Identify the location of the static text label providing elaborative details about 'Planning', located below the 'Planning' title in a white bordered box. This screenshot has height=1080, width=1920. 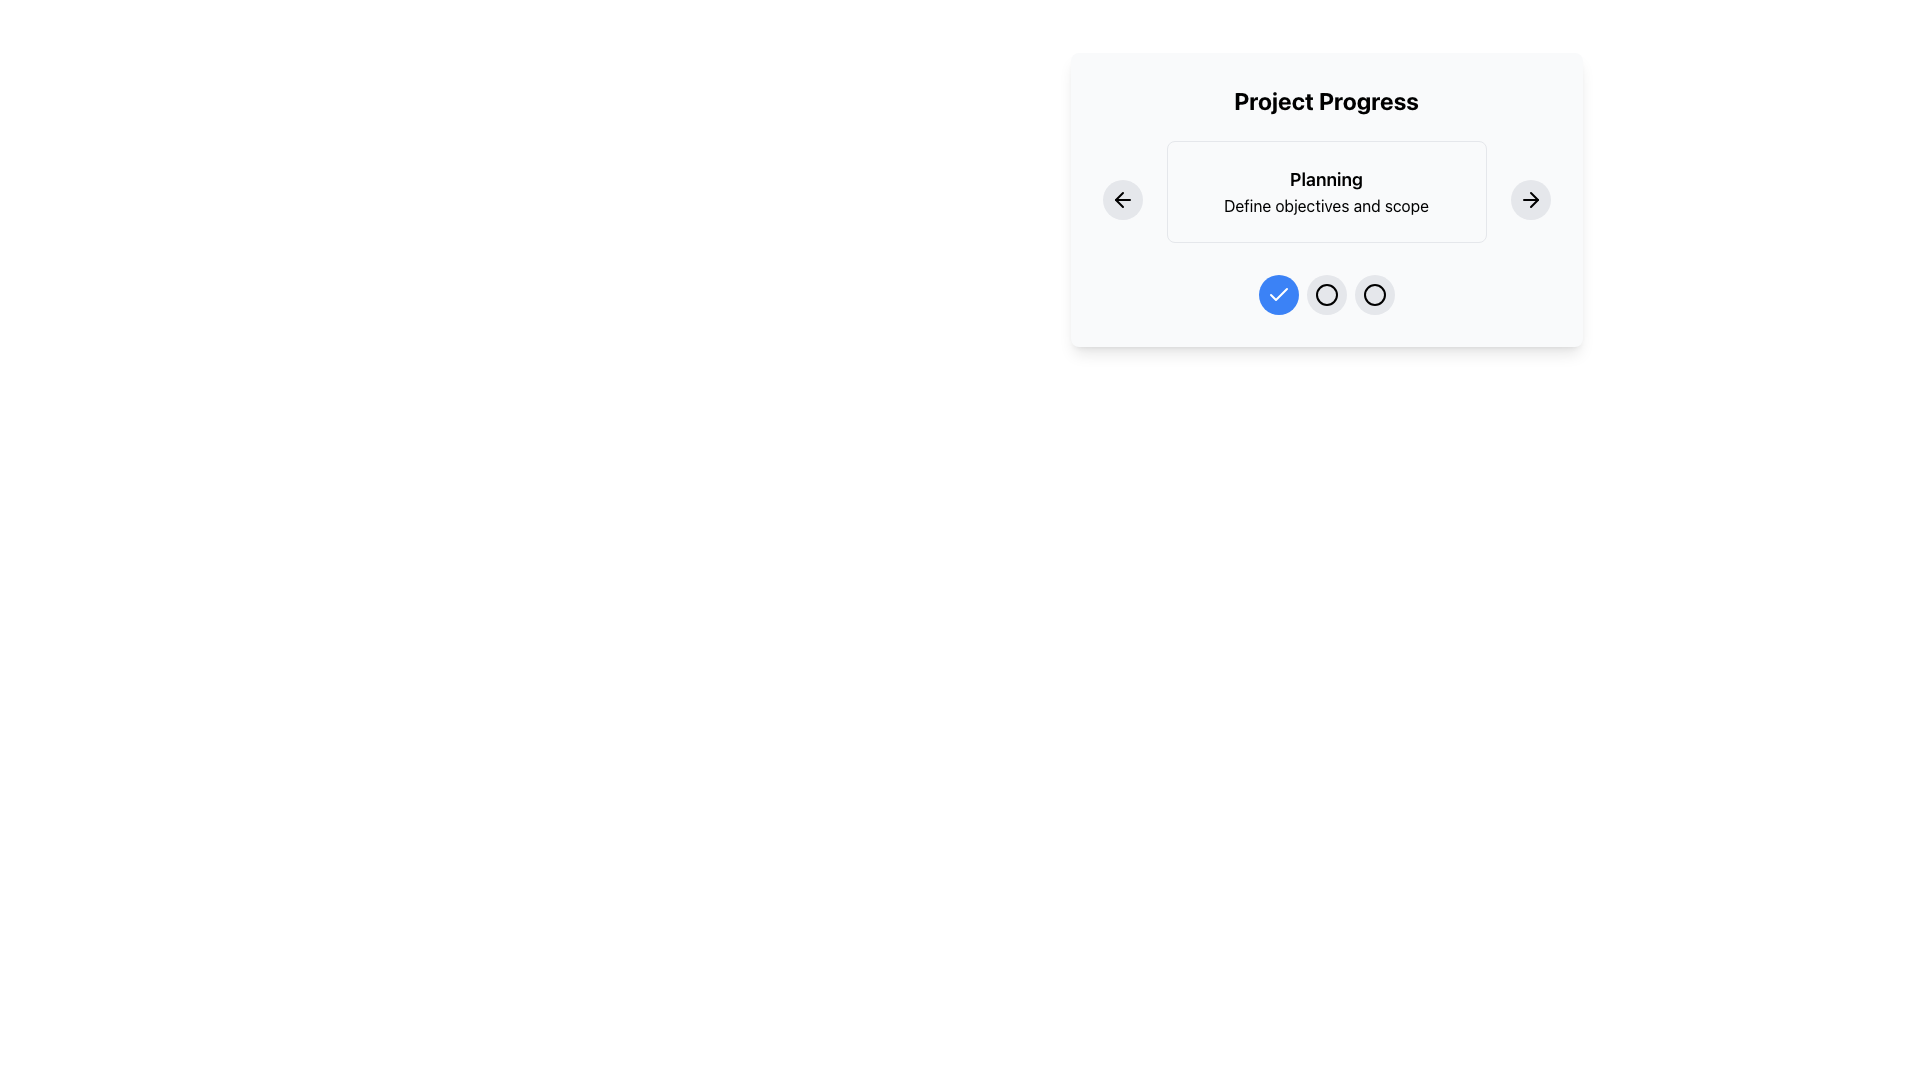
(1326, 205).